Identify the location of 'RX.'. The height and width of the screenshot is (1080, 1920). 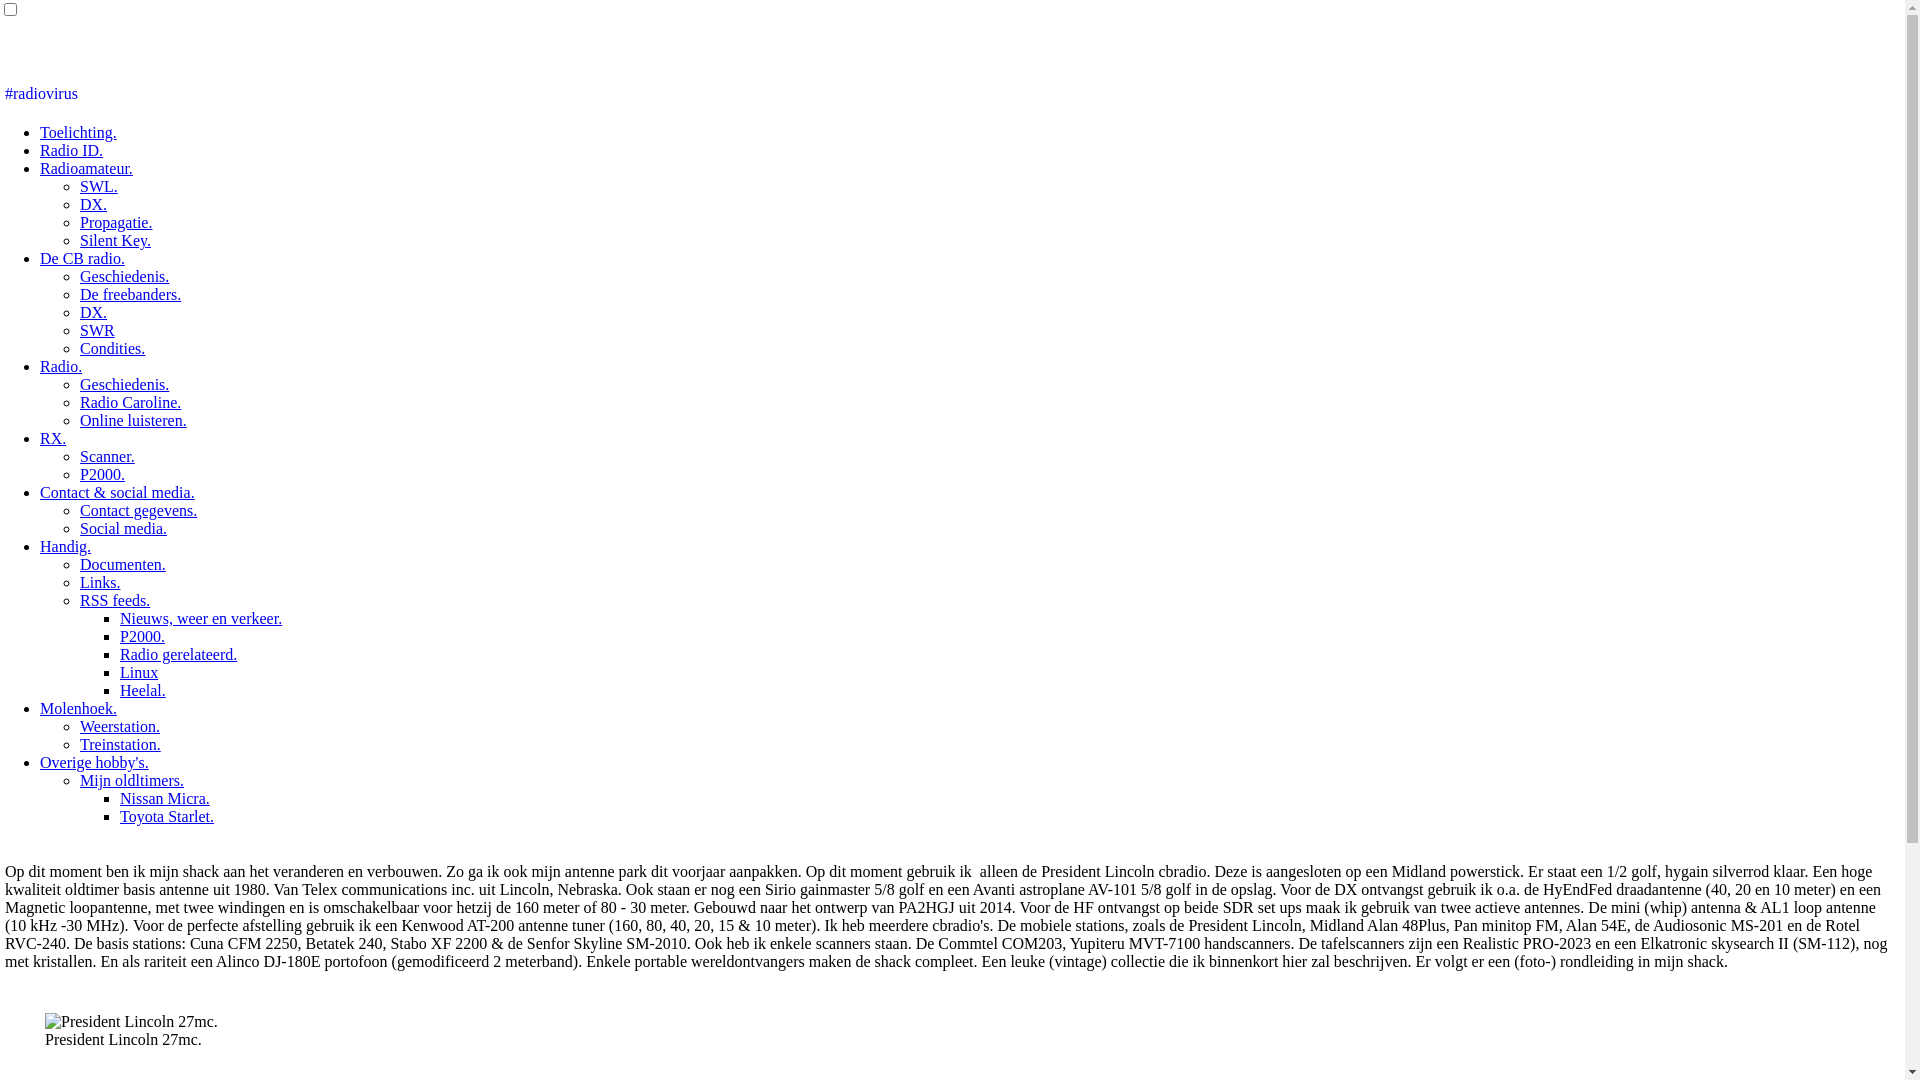
(52, 437).